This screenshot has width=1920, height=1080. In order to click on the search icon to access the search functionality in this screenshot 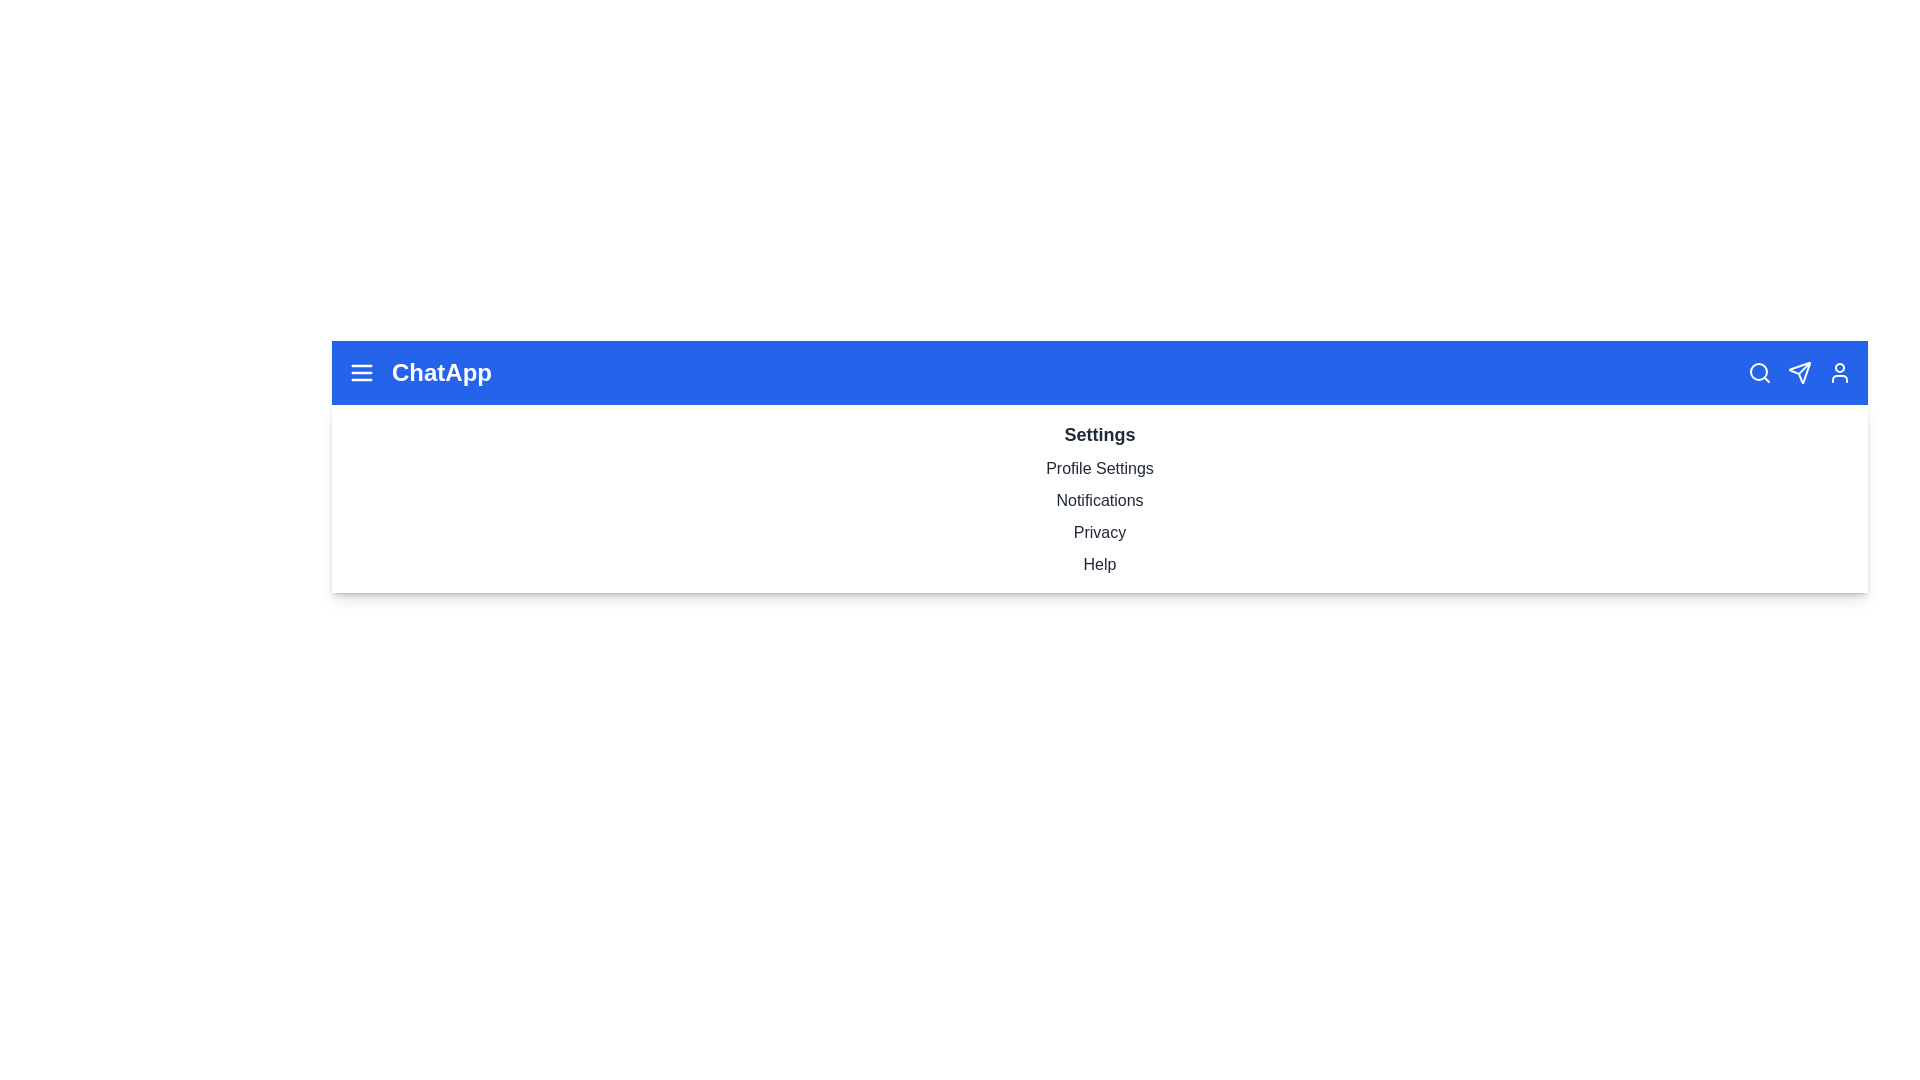, I will do `click(1760, 373)`.